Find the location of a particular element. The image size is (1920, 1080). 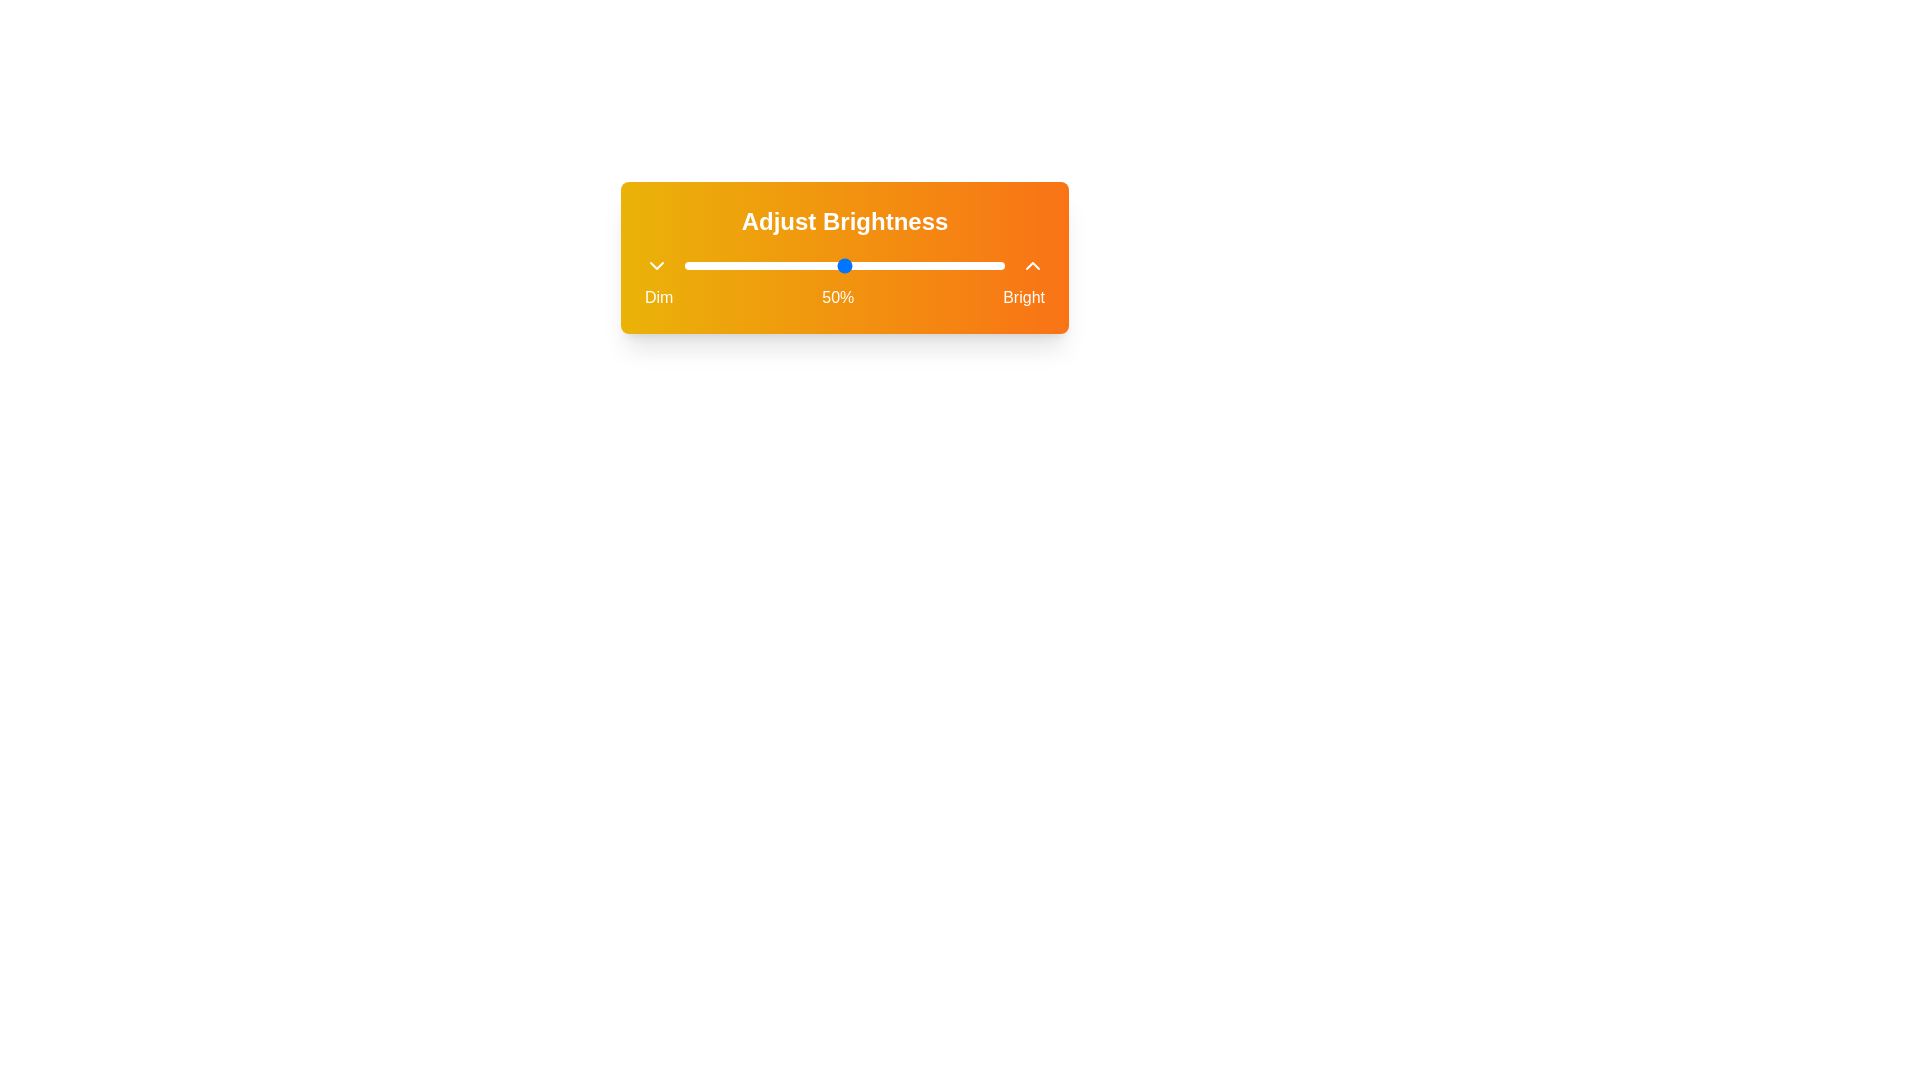

brightness is located at coordinates (982, 265).